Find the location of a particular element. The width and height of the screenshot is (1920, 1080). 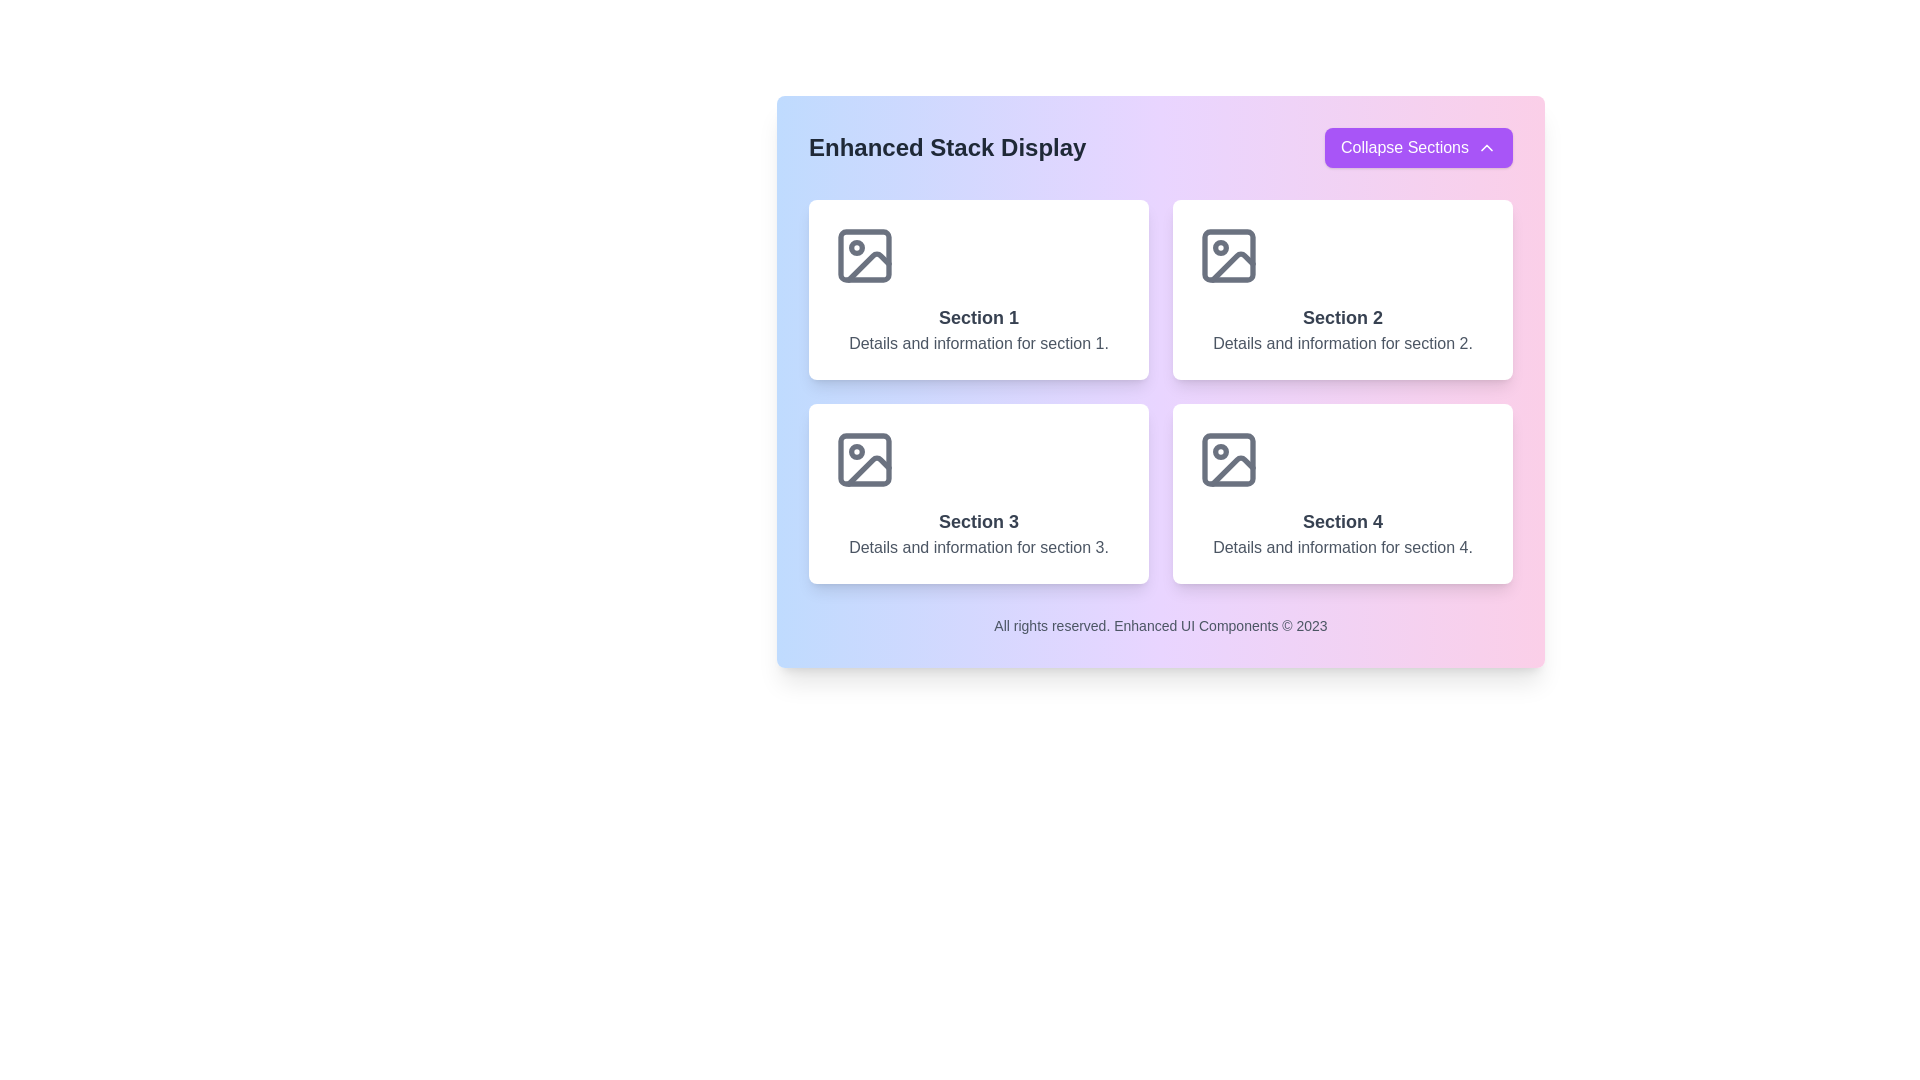

the icon resembling an image placeholder with a gray outline located in Section 3, positioned centrally above the text details for that section is located at coordinates (864, 459).